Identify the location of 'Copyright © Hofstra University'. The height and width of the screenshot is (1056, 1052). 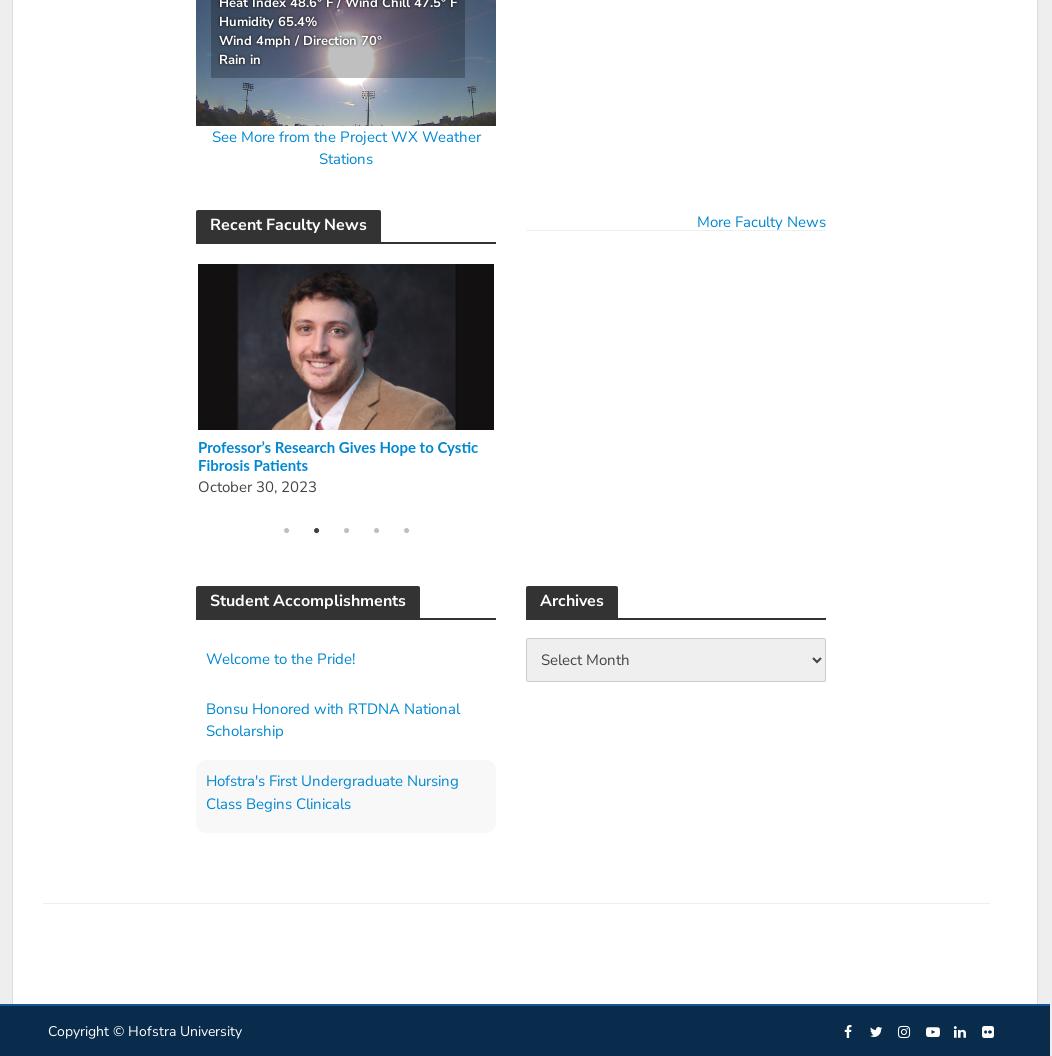
(143, 1029).